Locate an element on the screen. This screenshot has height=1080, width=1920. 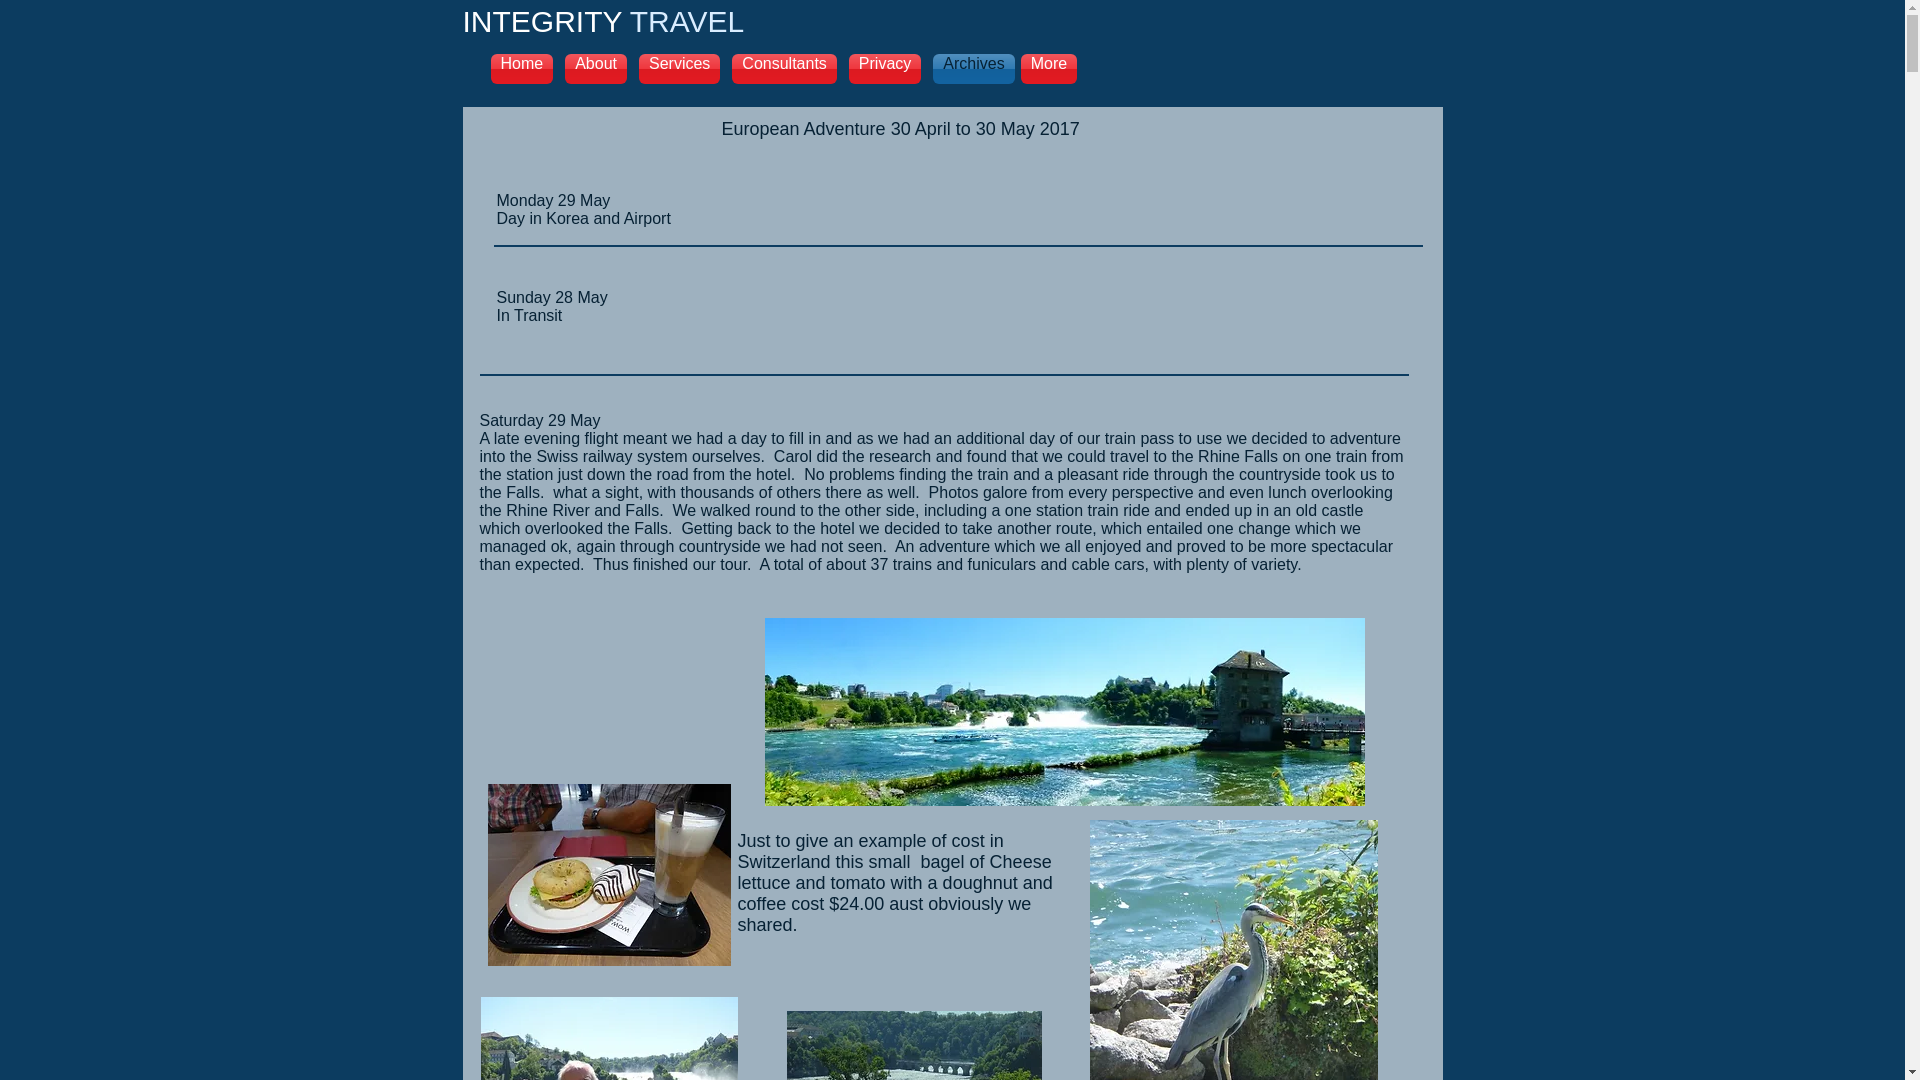
'Home' is located at coordinates (524, 68).